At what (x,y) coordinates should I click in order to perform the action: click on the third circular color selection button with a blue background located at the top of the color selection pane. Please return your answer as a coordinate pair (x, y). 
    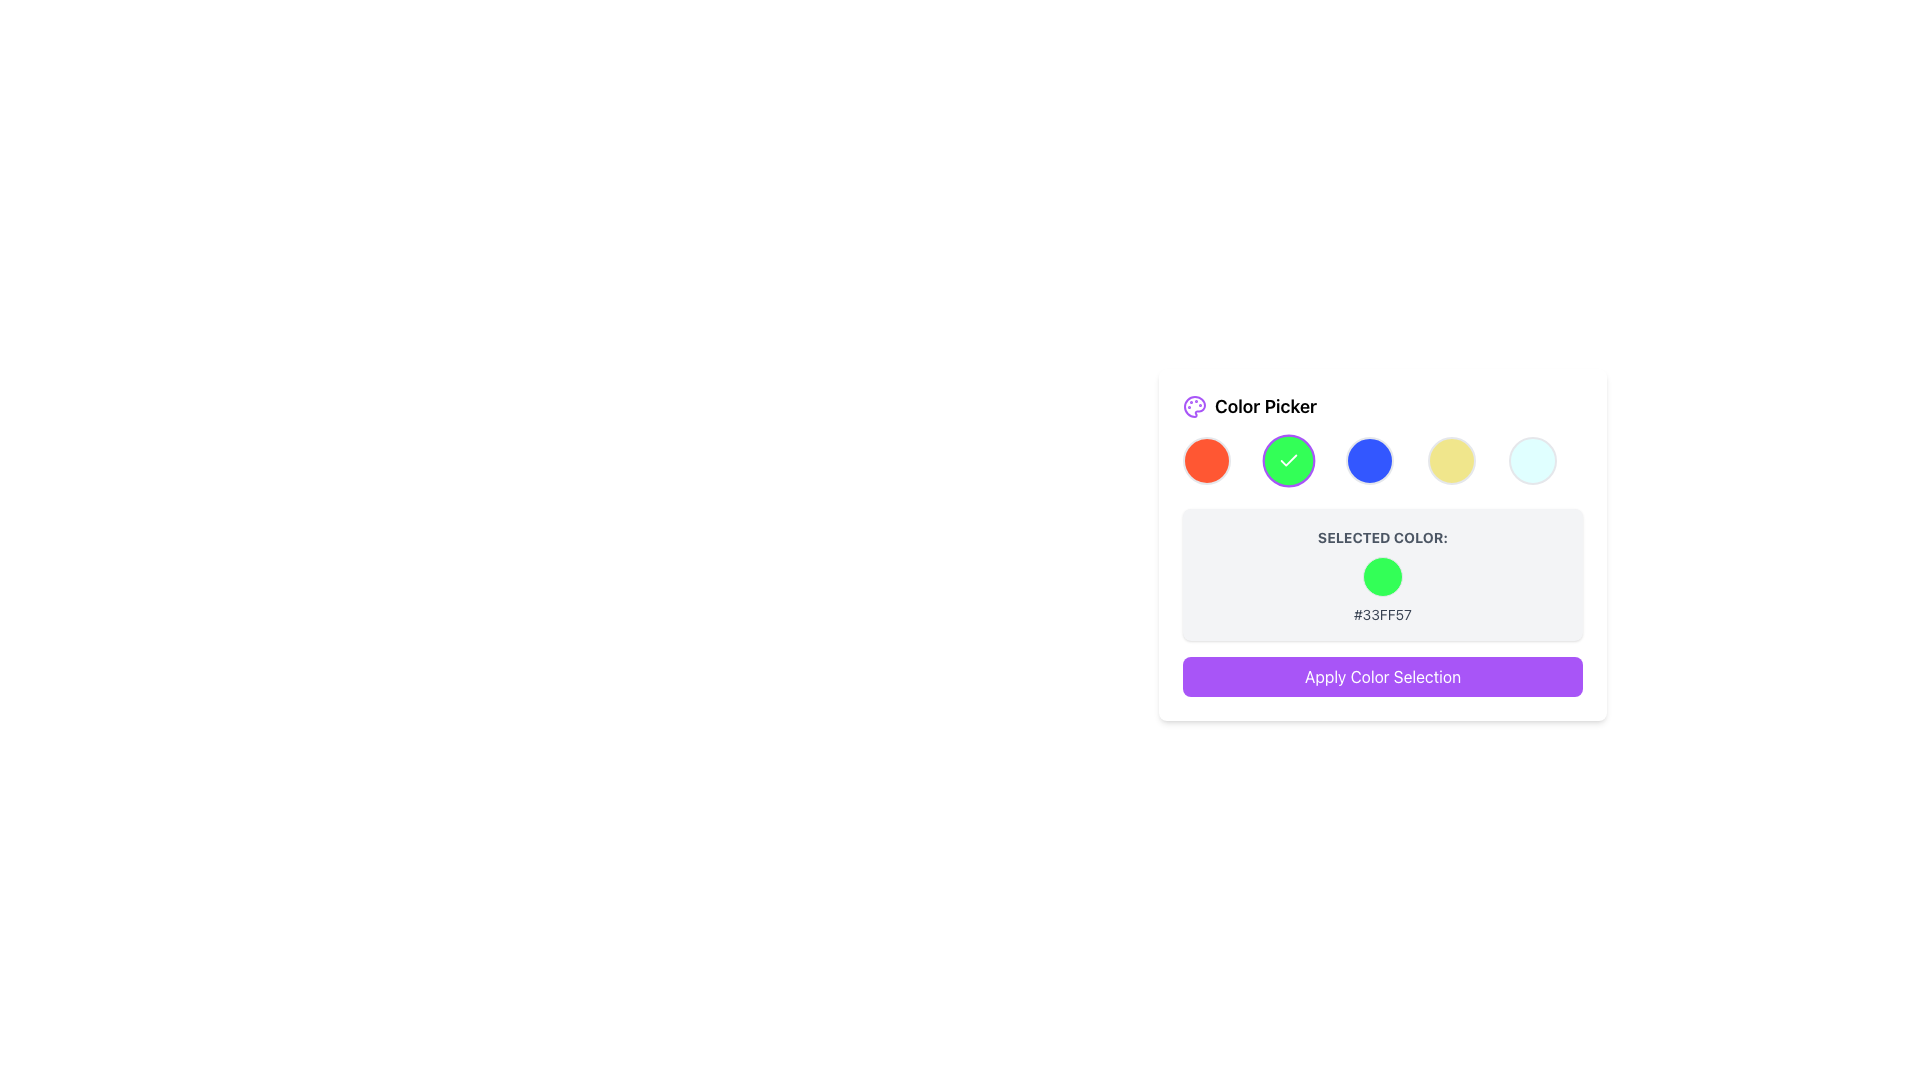
    Looking at the image, I should click on (1368, 461).